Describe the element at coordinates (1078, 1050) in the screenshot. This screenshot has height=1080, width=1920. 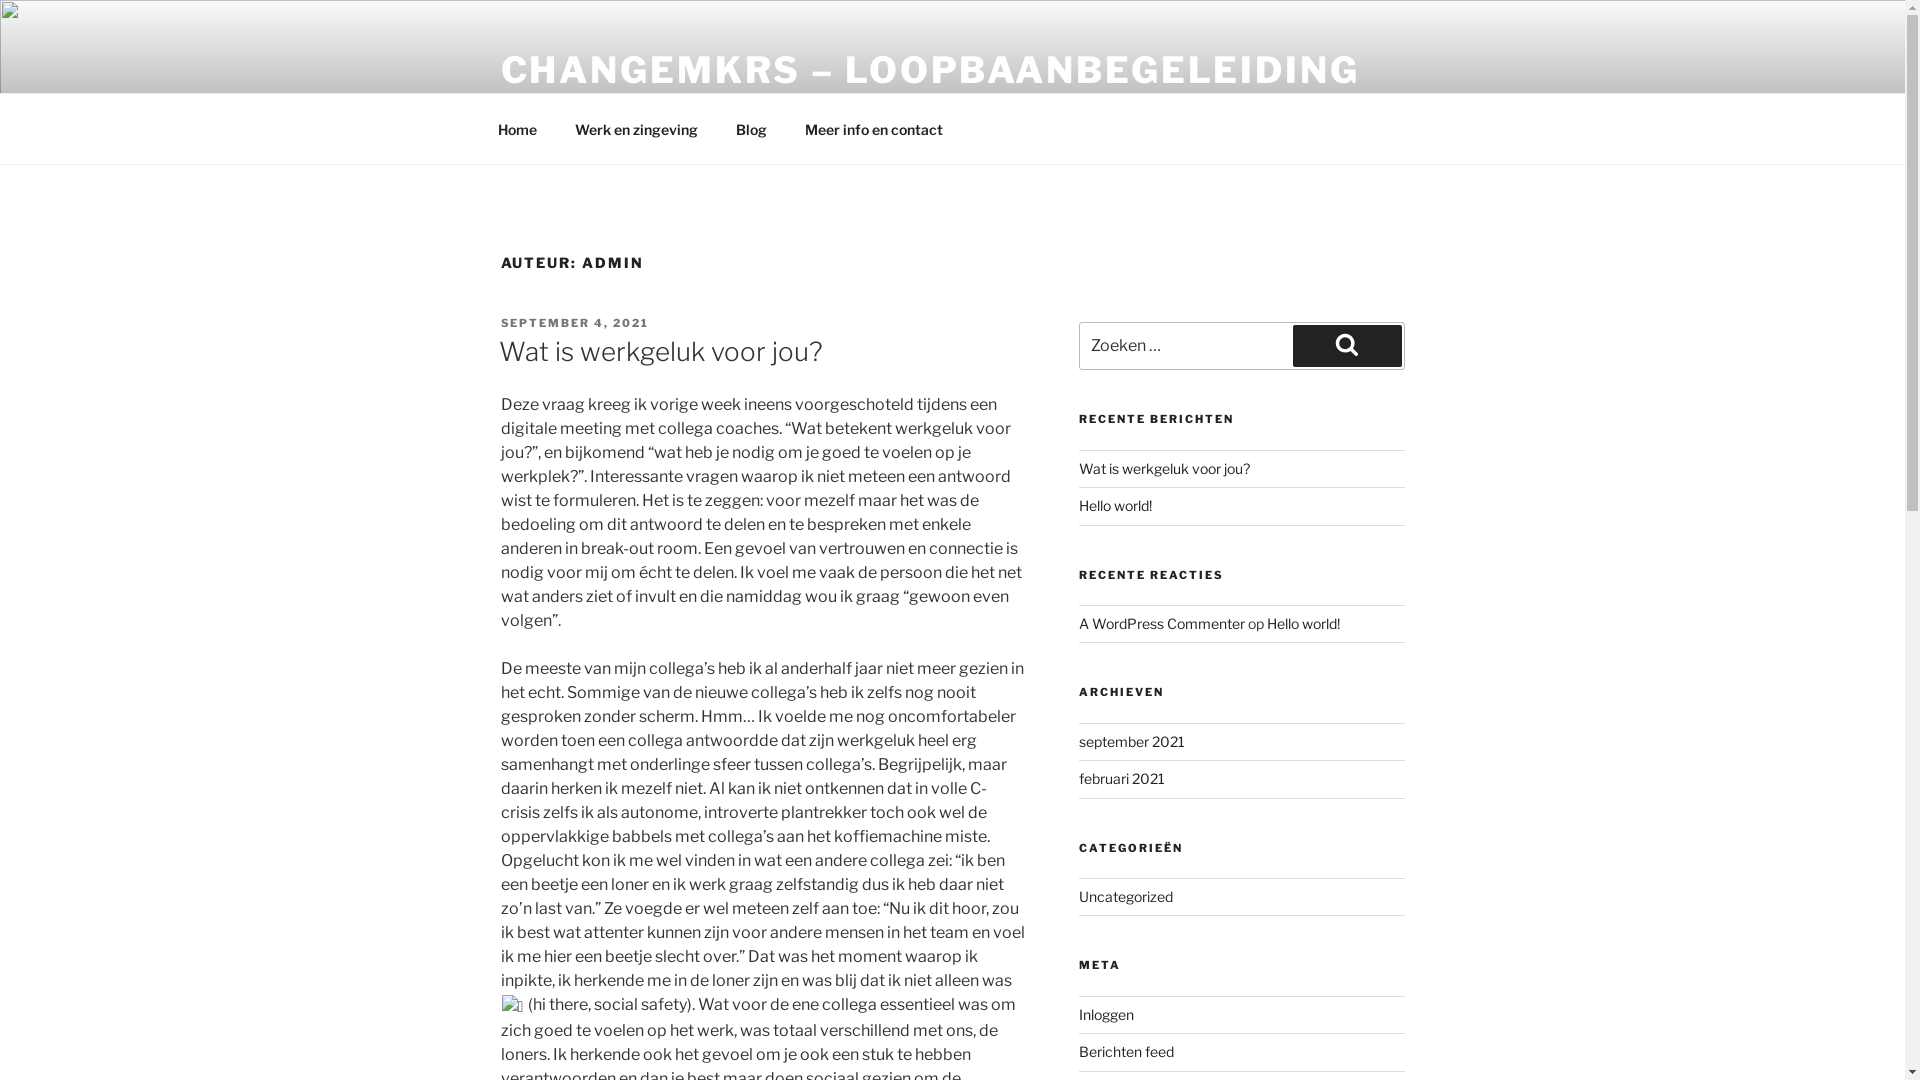
I see `'Berichten feed'` at that location.